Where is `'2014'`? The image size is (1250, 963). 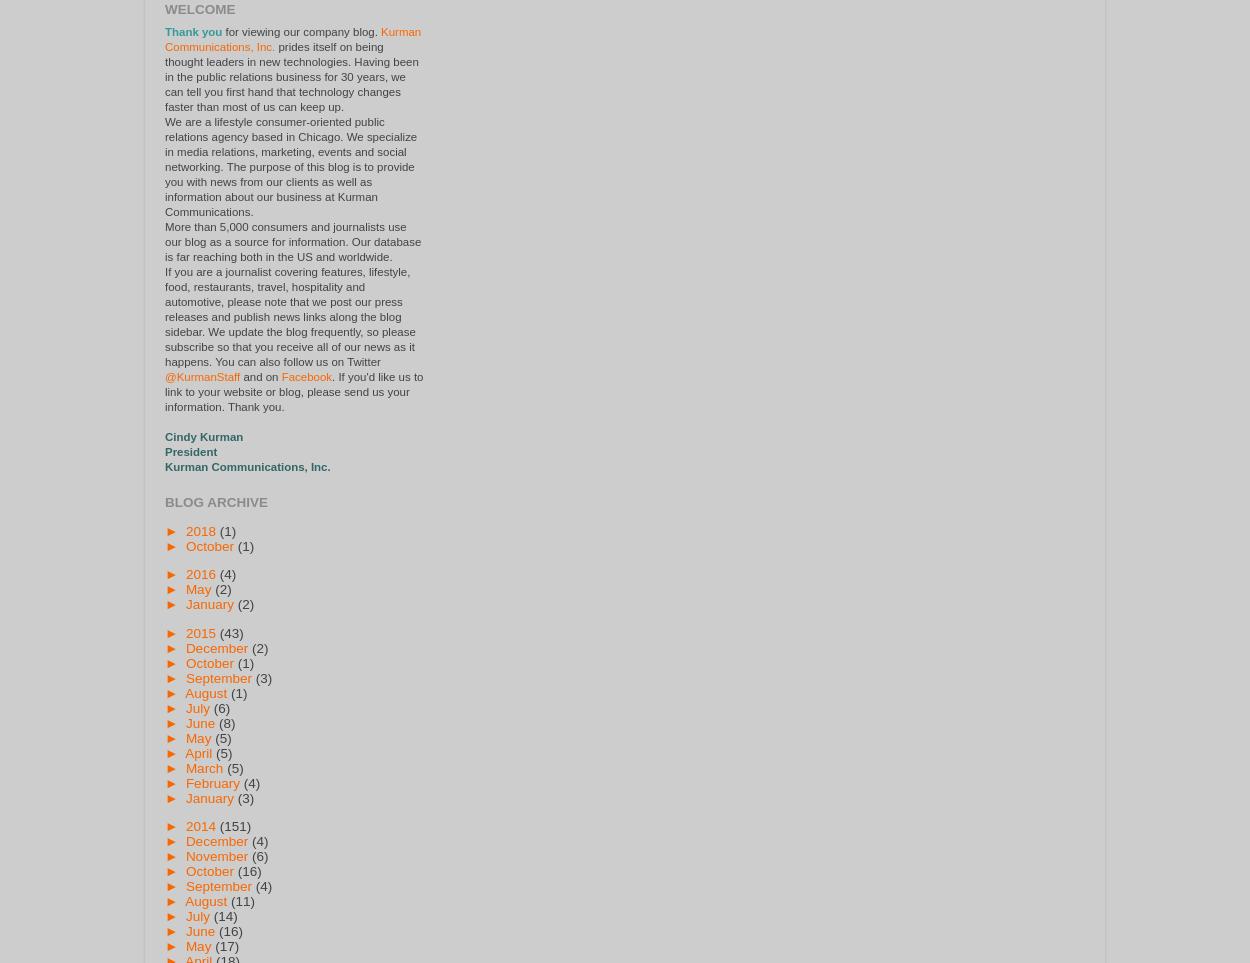
'2014' is located at coordinates (185, 825).